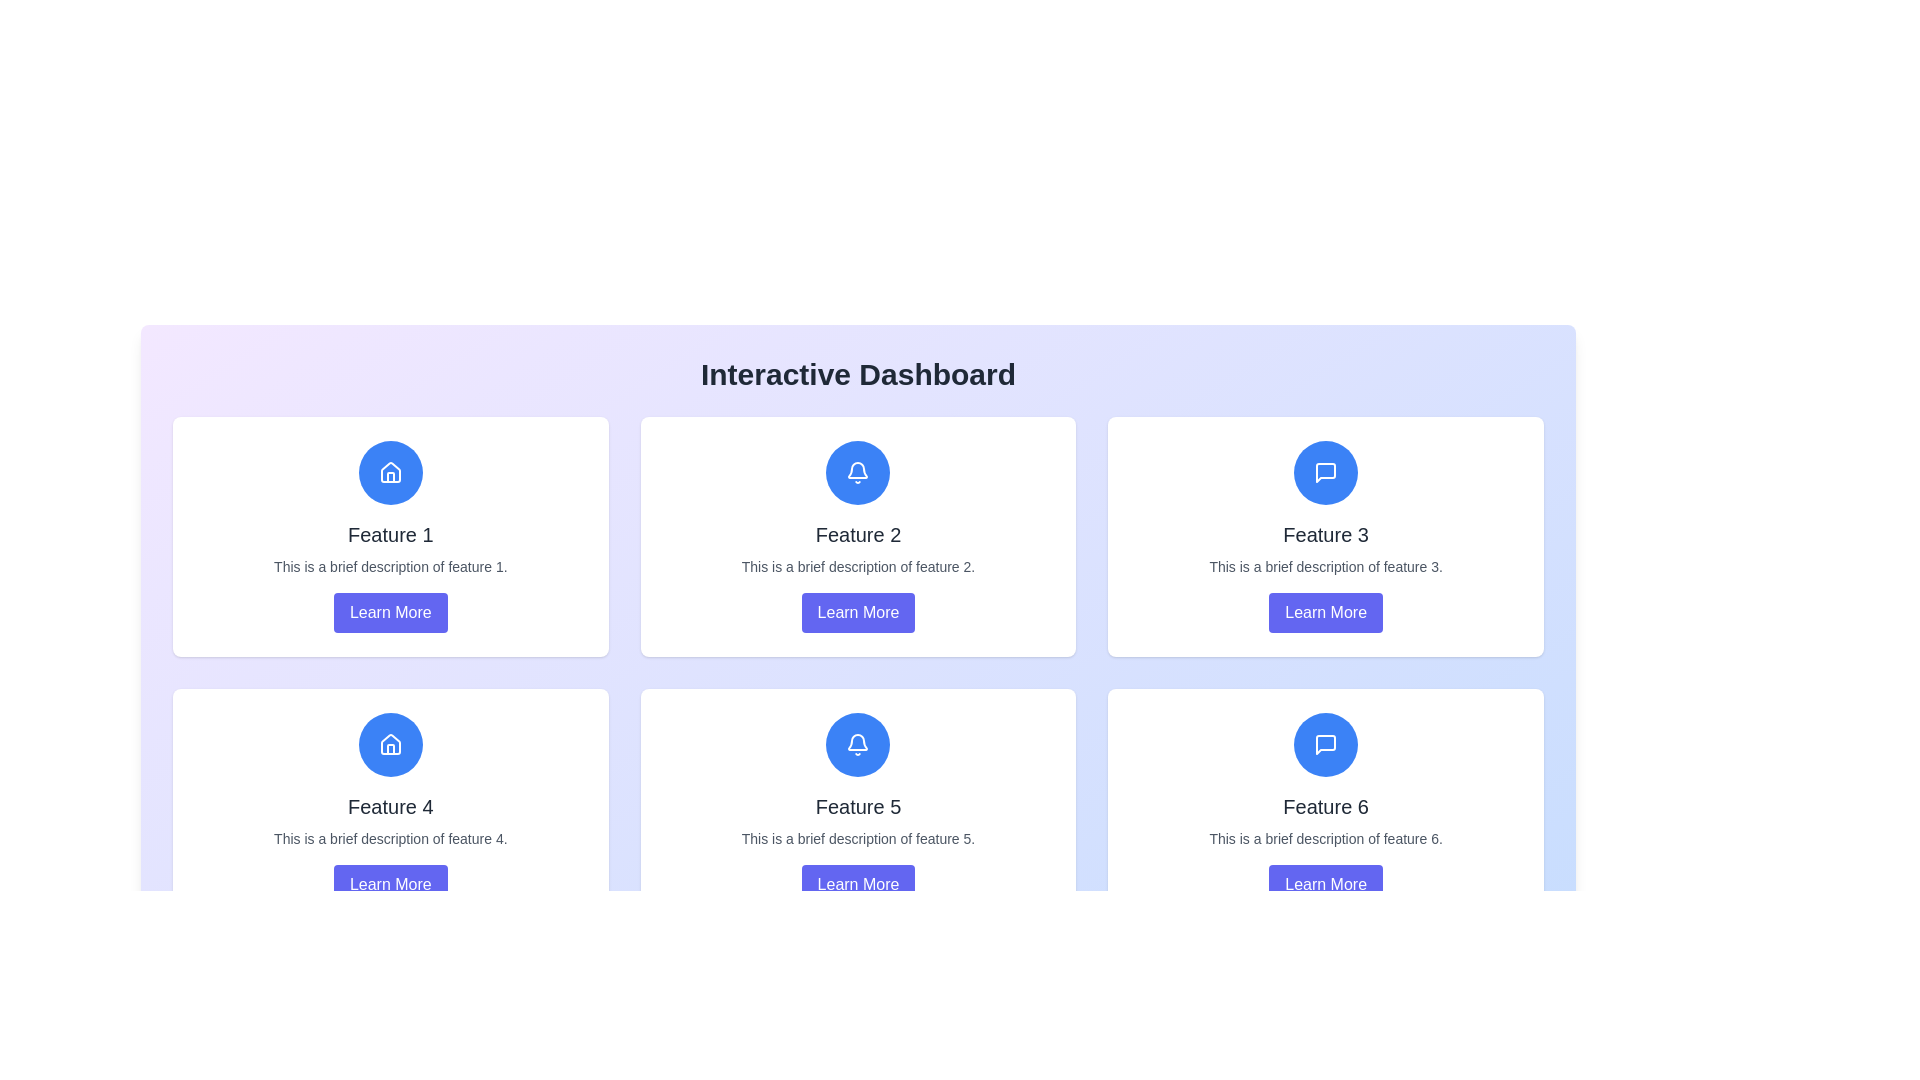 The image size is (1920, 1080). I want to click on the 'Feature 4' icon located in the central upper part of the fourth feature card in the interactive dashboard interface, so click(390, 744).